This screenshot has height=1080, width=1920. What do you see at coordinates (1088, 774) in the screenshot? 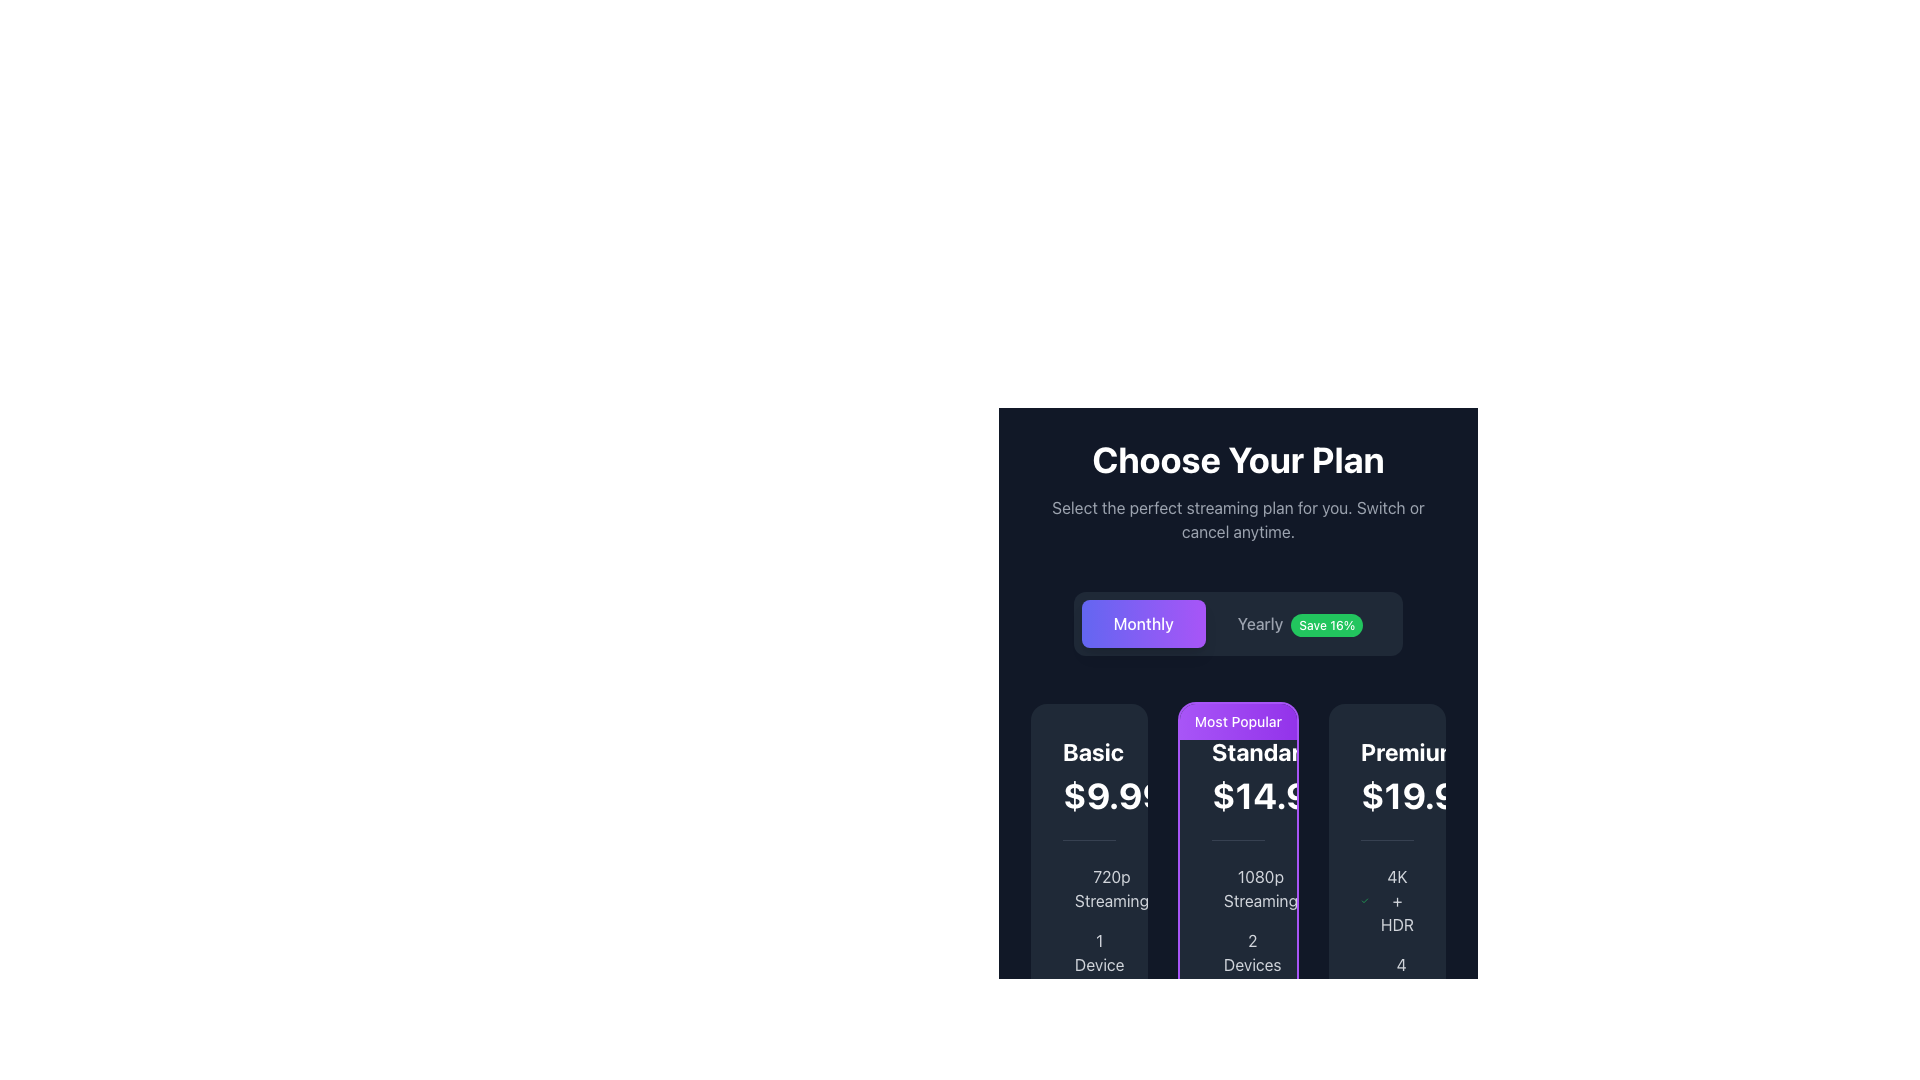
I see `the label displaying the text 'Basic' in bold white font, which indicates a price of '$9.99' followed by '/mo', located in the first column of the pricing table under the 'Choose Your Plan' section` at bounding box center [1088, 774].